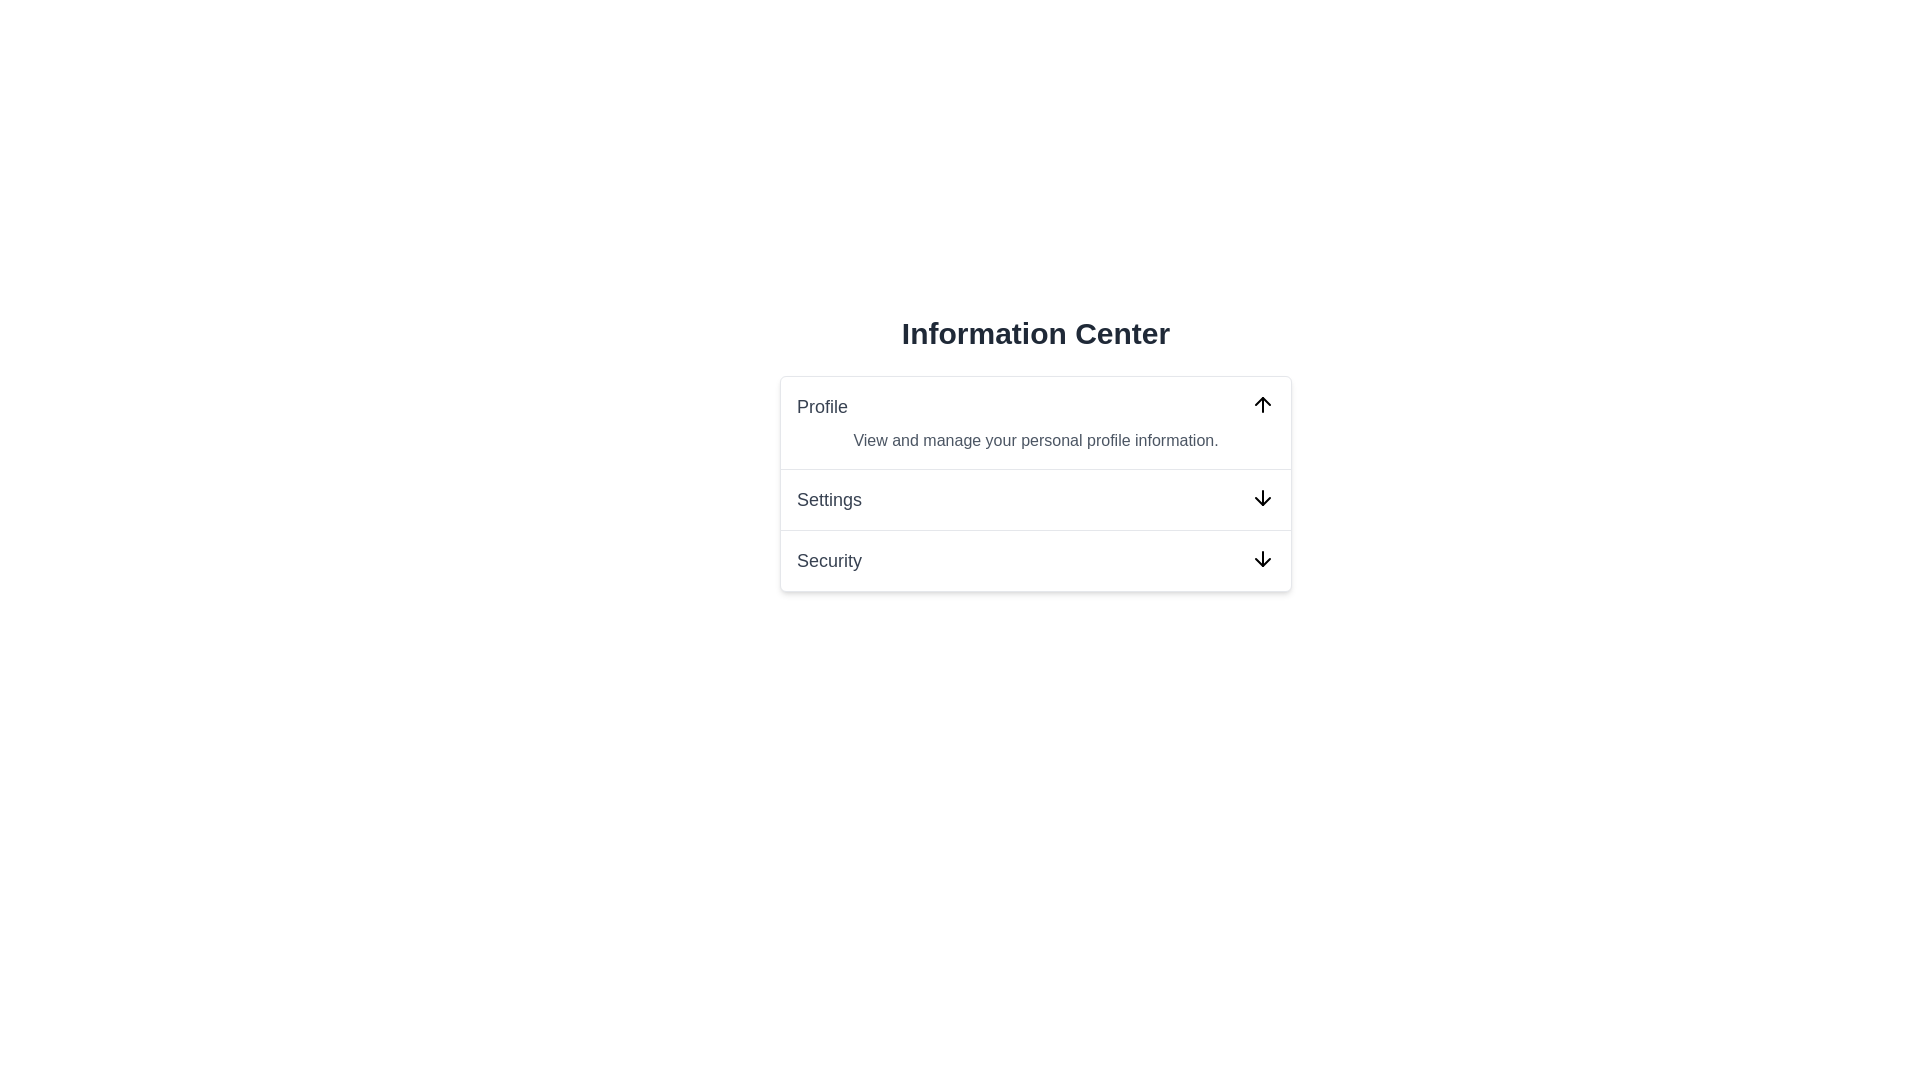 This screenshot has width=1920, height=1080. Describe the element at coordinates (1261, 496) in the screenshot. I see `the downward arrow icon located to the right of the 'Settings' text in the second row of the list` at that location.